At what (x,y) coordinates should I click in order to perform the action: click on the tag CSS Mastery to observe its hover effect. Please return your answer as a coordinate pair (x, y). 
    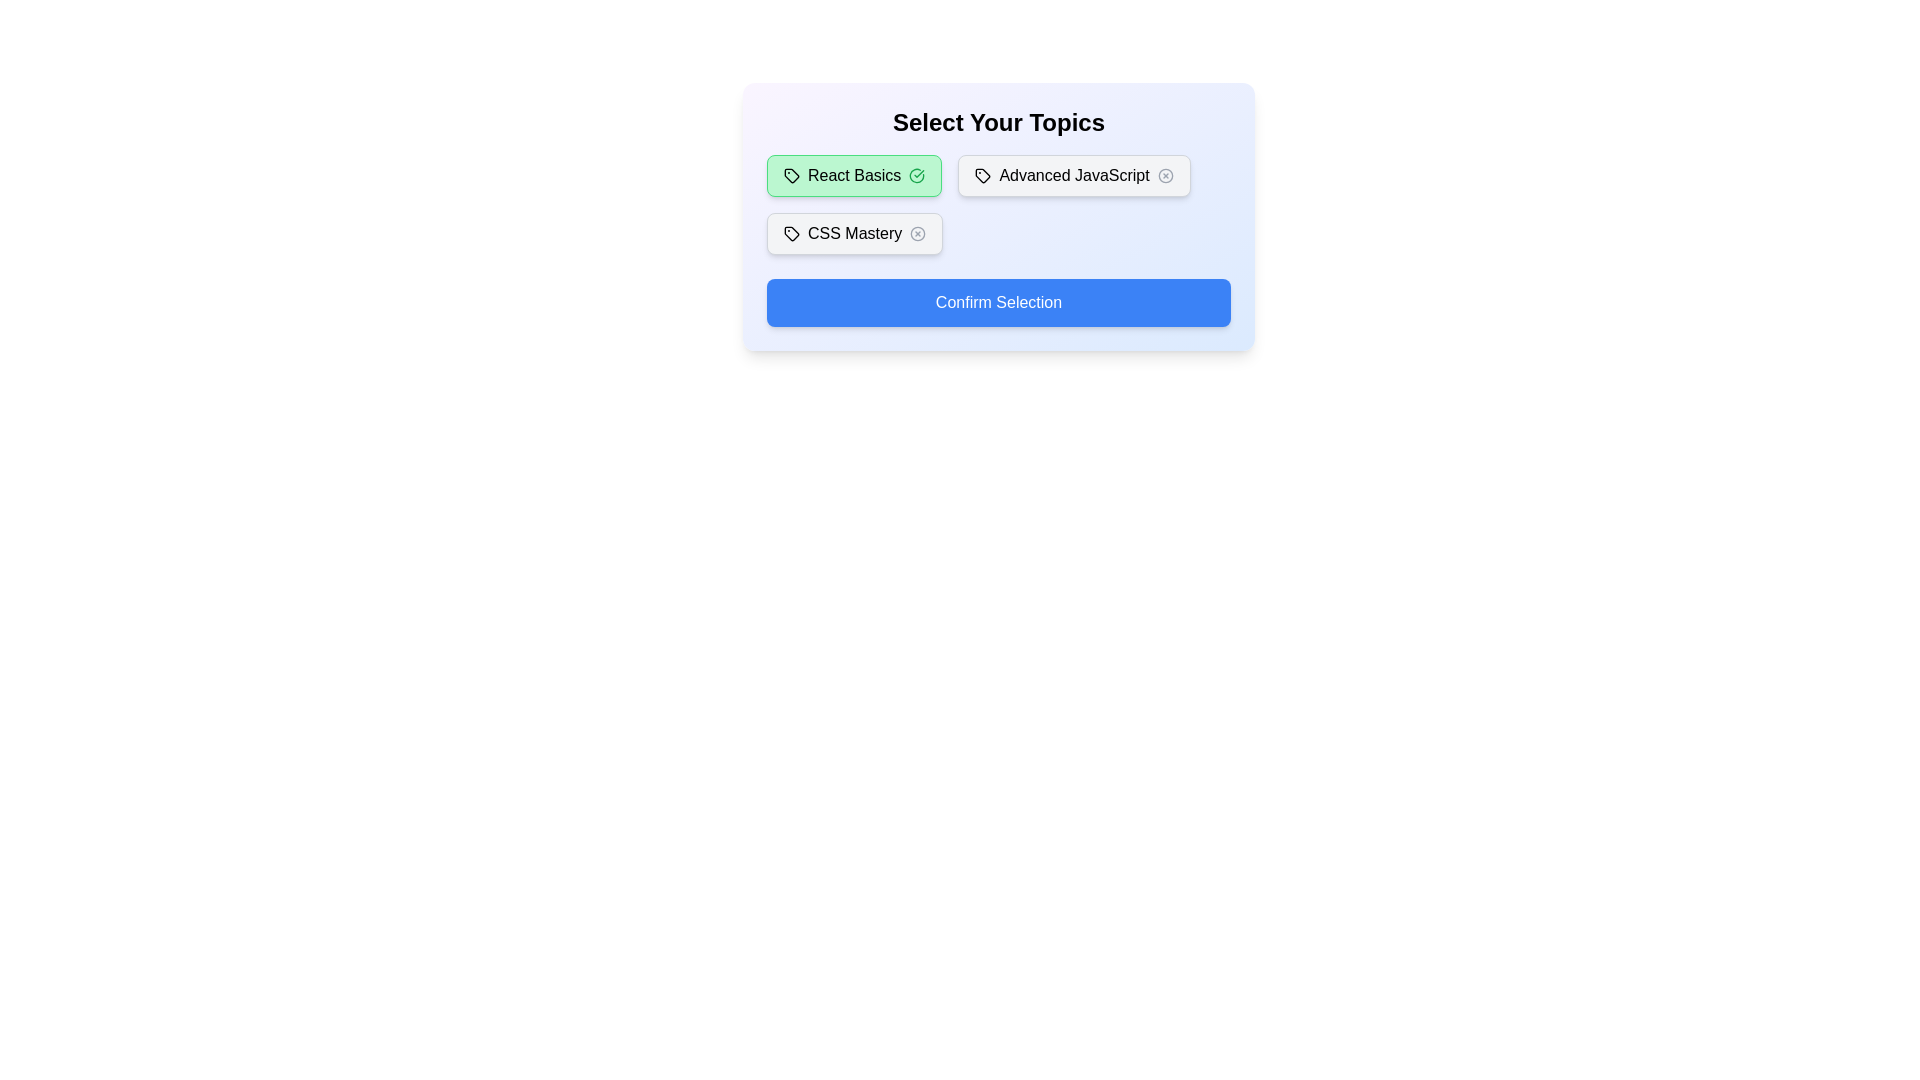
    Looking at the image, I should click on (855, 233).